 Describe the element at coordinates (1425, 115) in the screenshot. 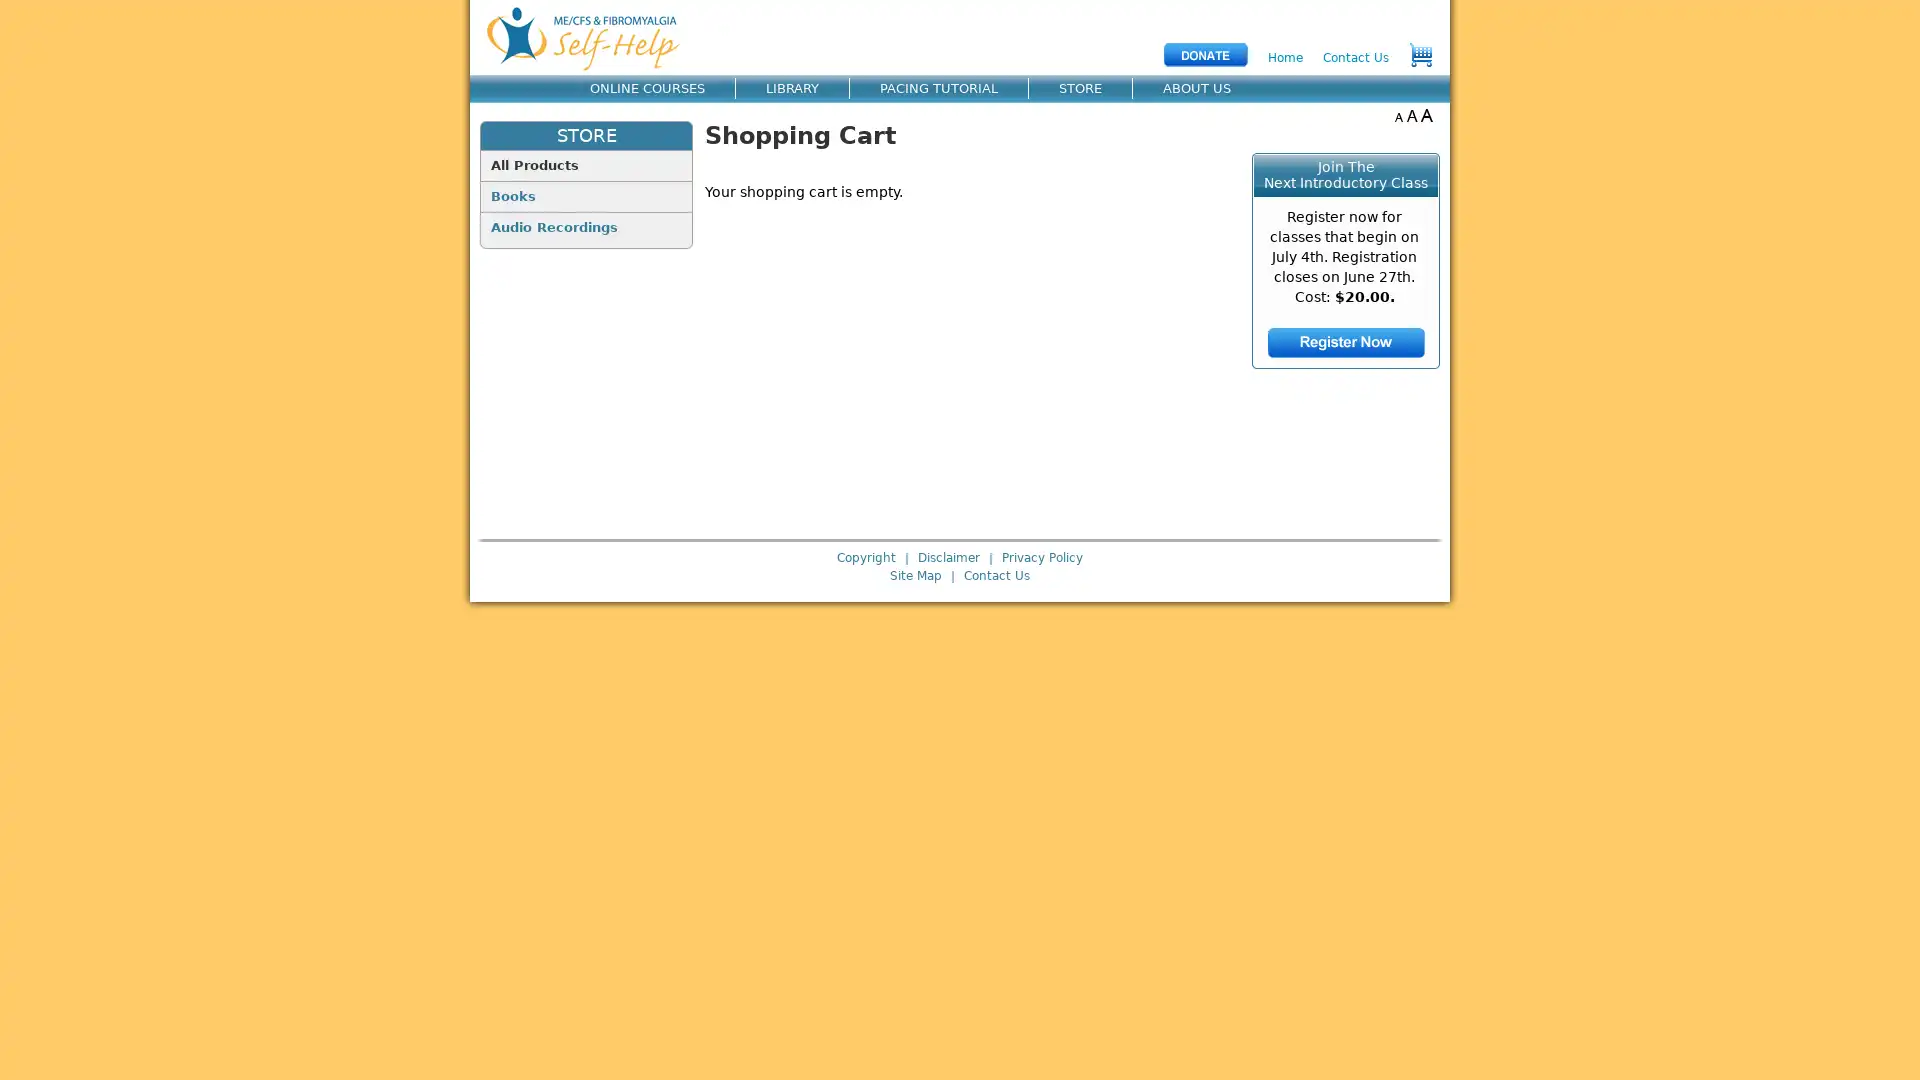

I see `A` at that location.